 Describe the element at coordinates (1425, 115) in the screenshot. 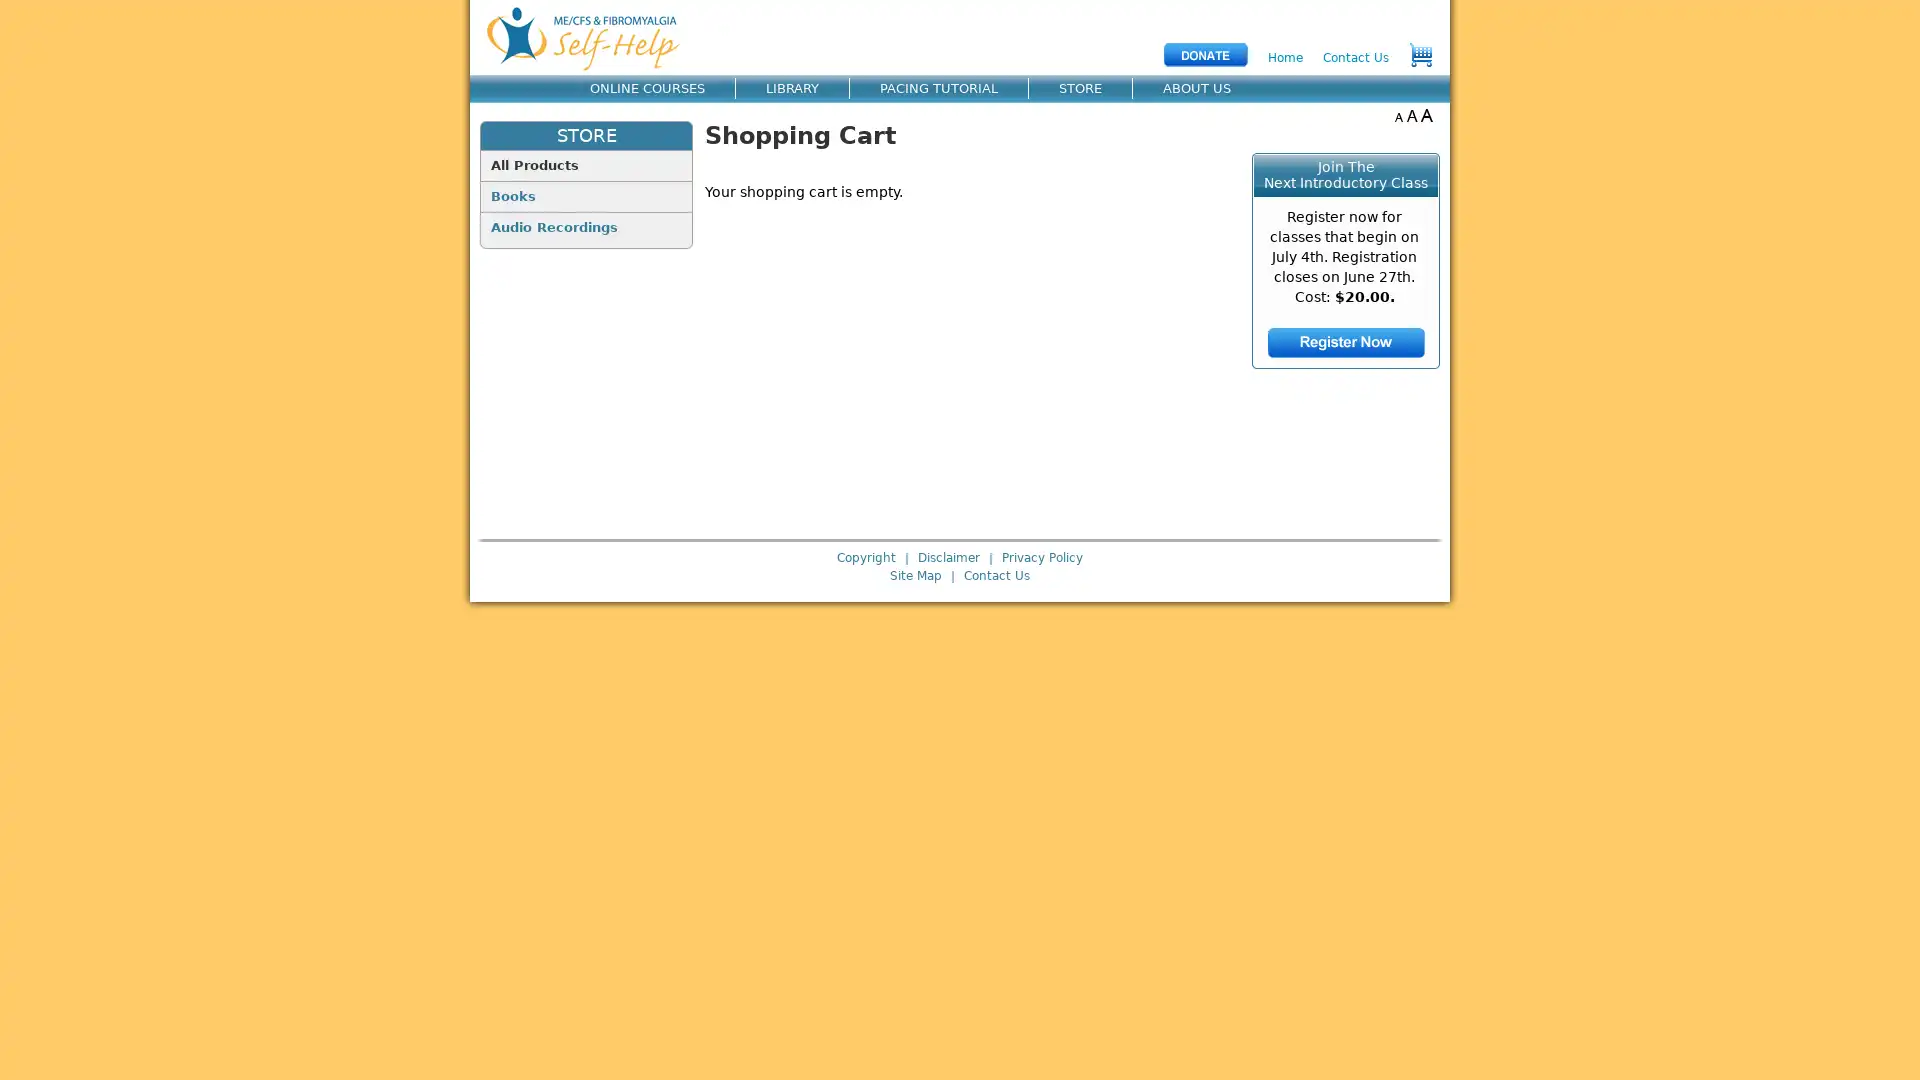

I see `A` at that location.